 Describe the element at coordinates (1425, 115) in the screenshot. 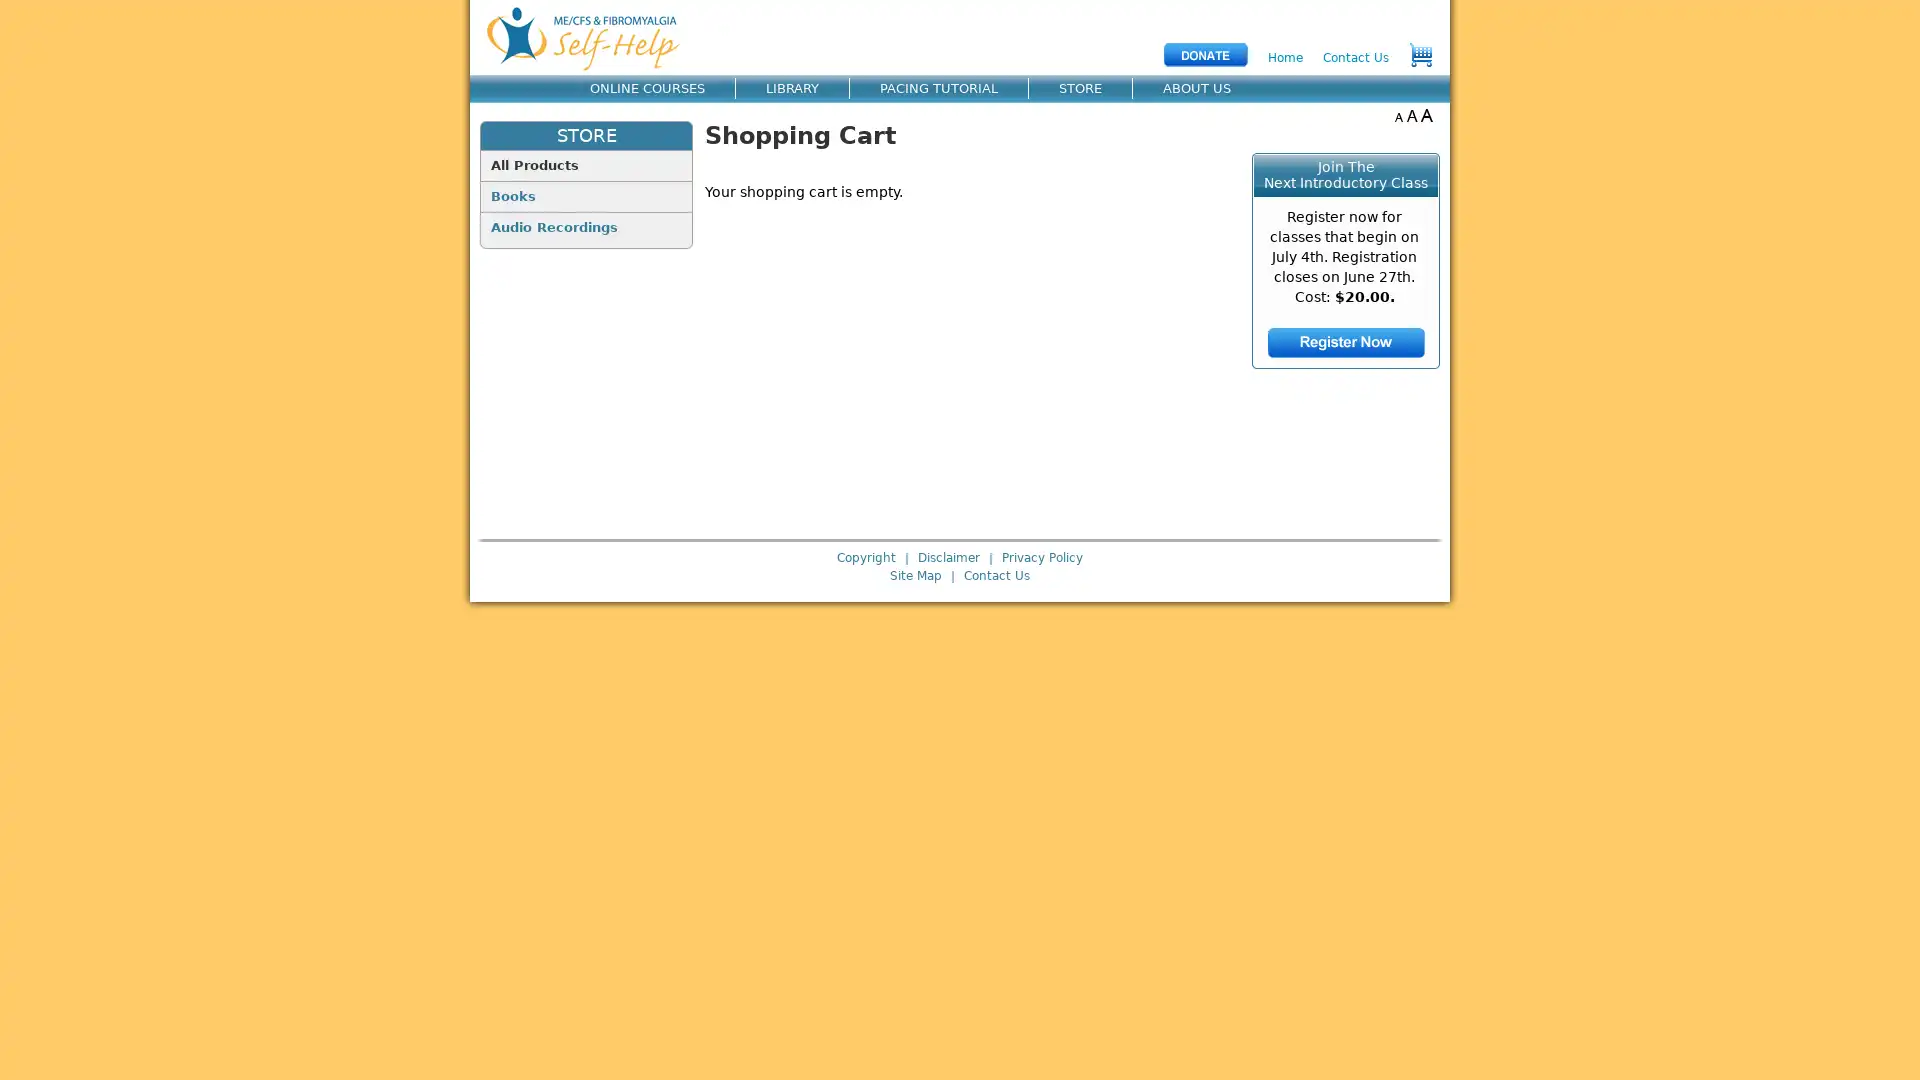

I see `A` at that location.